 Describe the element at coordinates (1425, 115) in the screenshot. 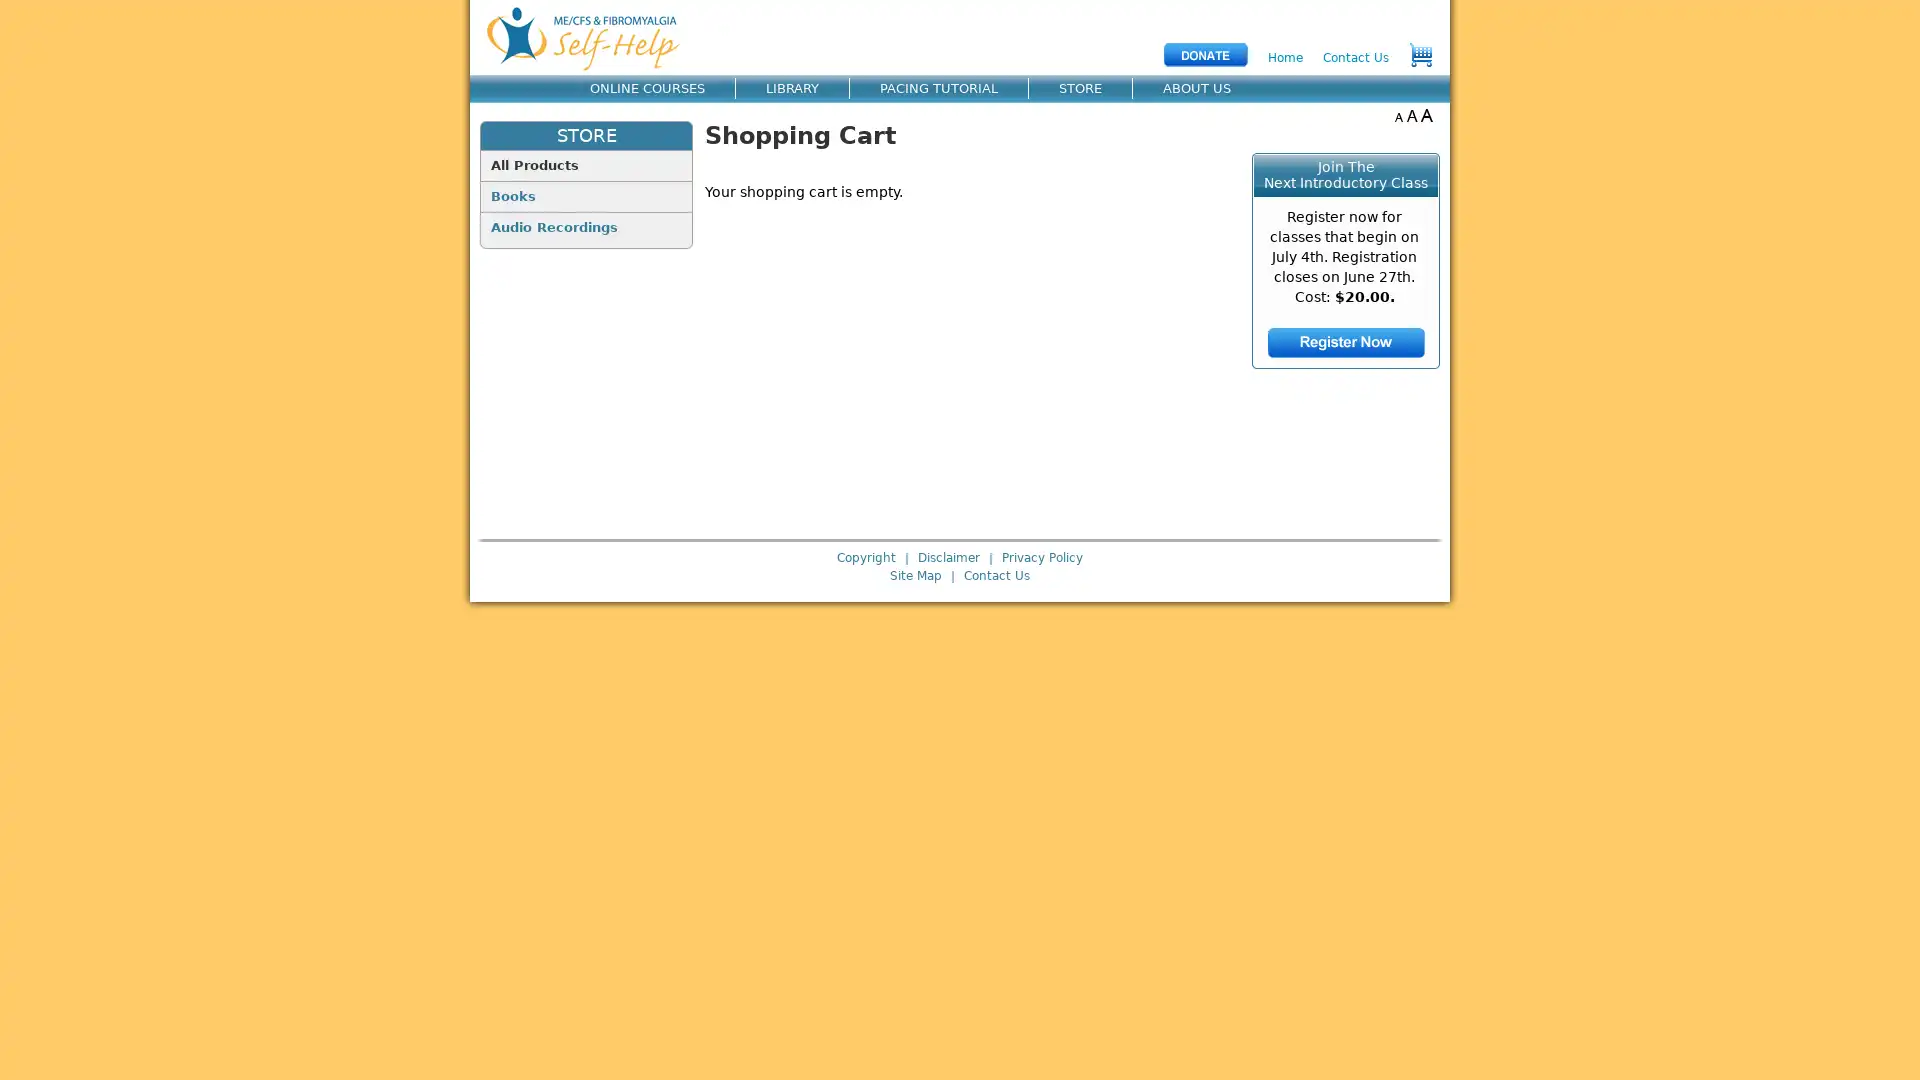

I see `A` at that location.